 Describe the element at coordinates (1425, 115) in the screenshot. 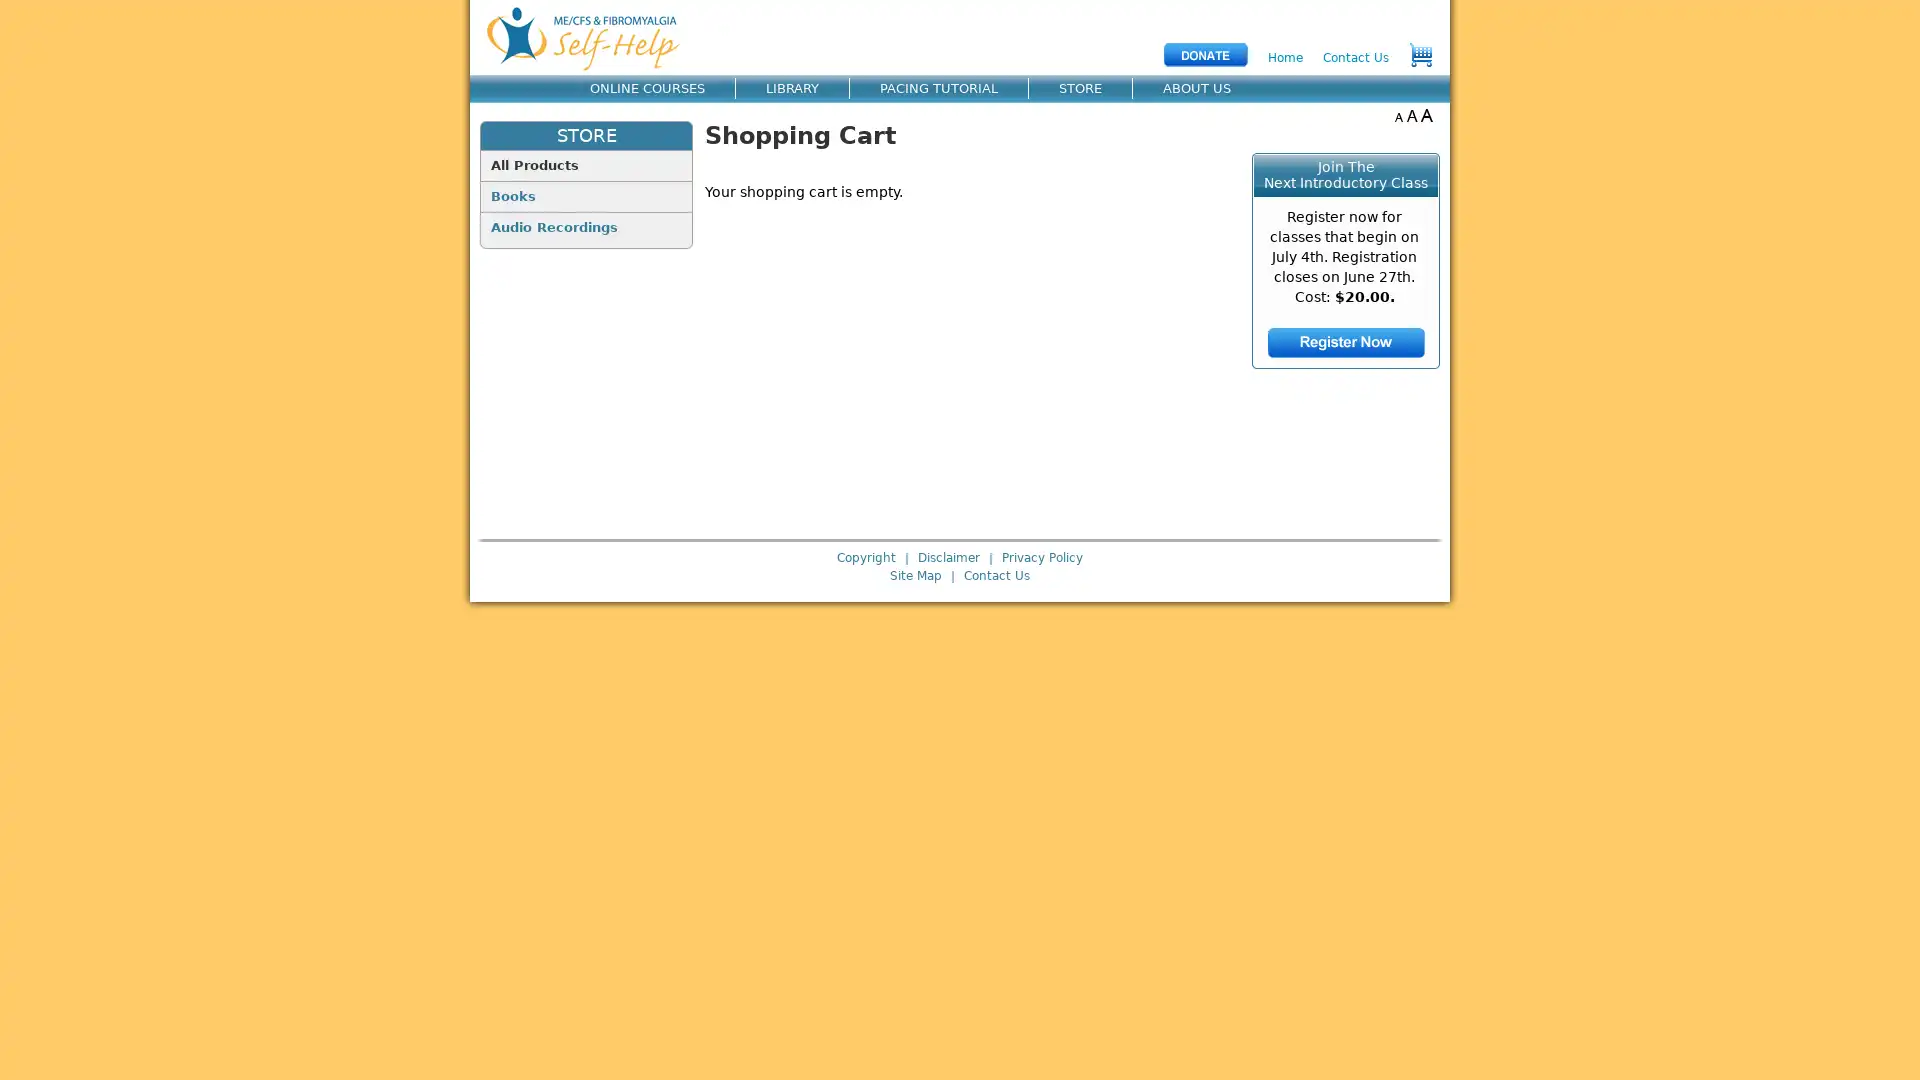

I see `A` at that location.